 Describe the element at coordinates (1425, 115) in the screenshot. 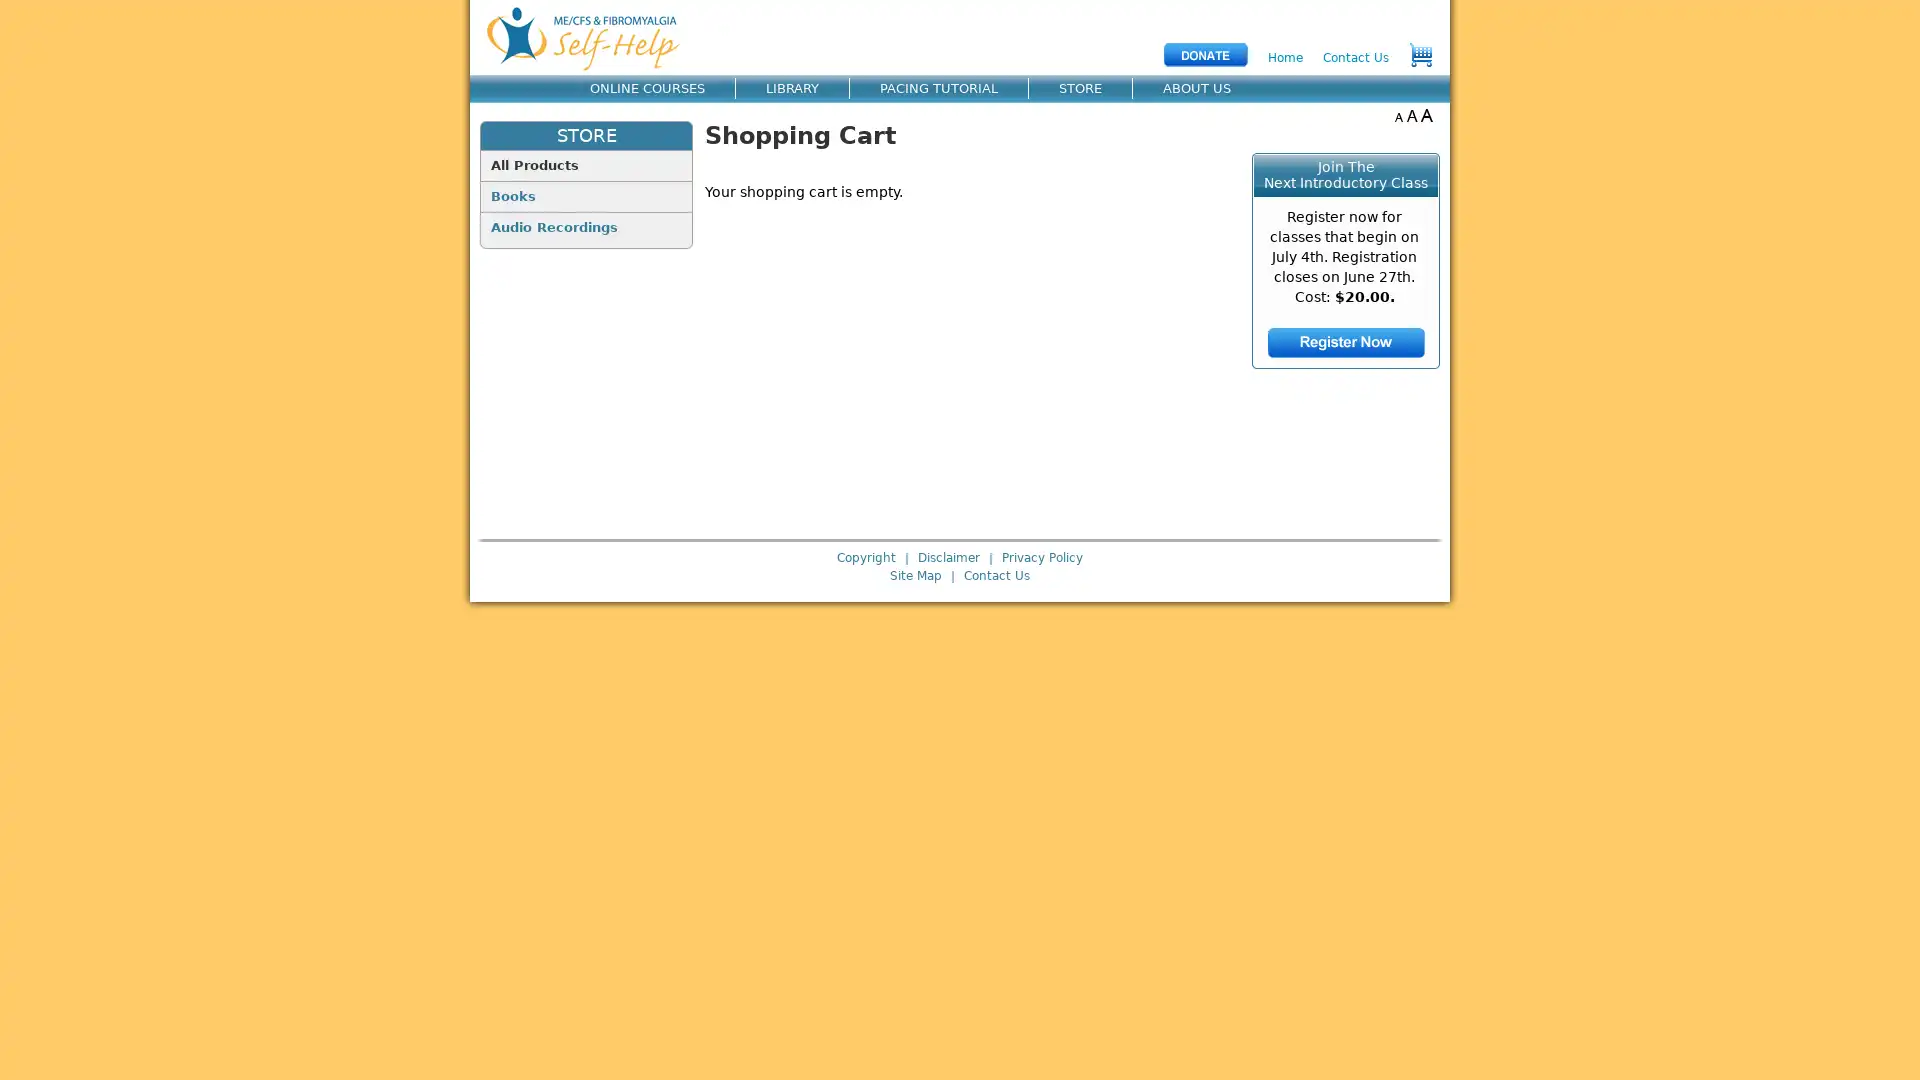

I see `A` at that location.